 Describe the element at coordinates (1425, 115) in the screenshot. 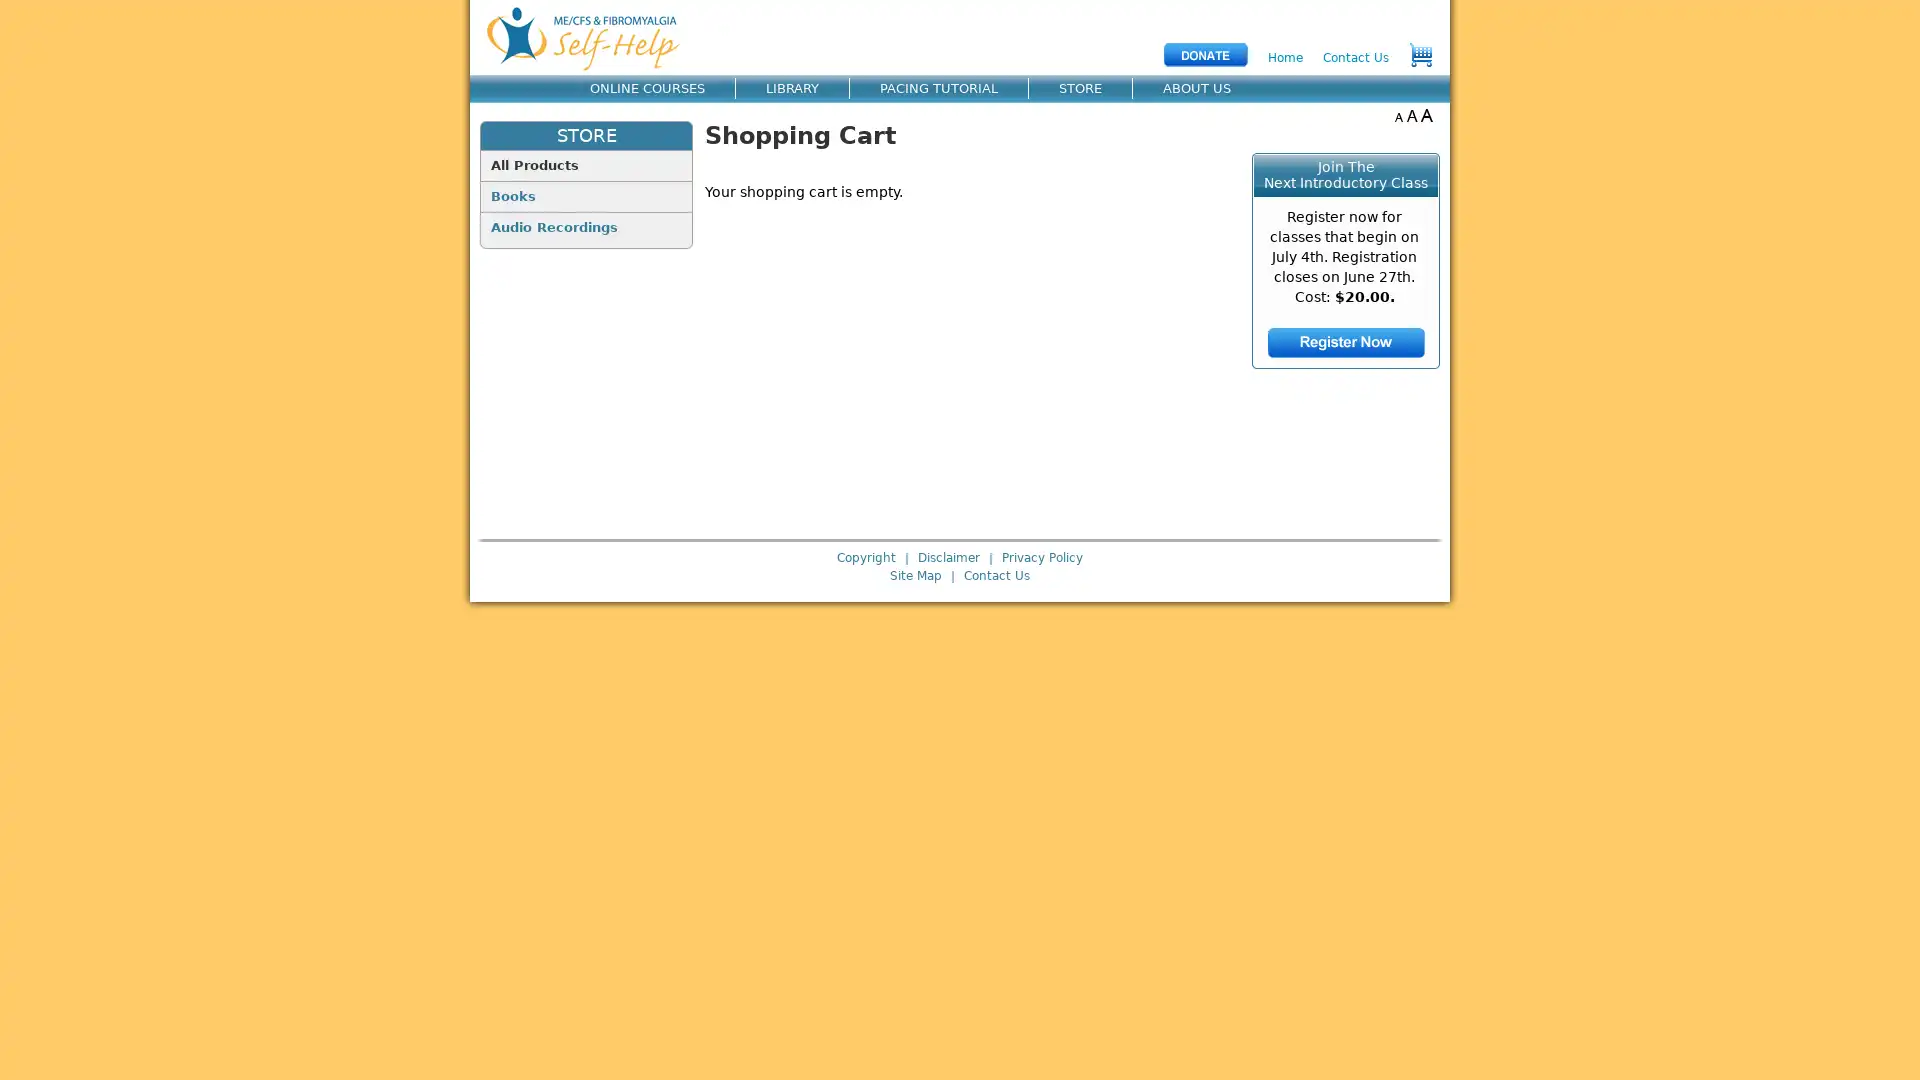

I see `A` at that location.